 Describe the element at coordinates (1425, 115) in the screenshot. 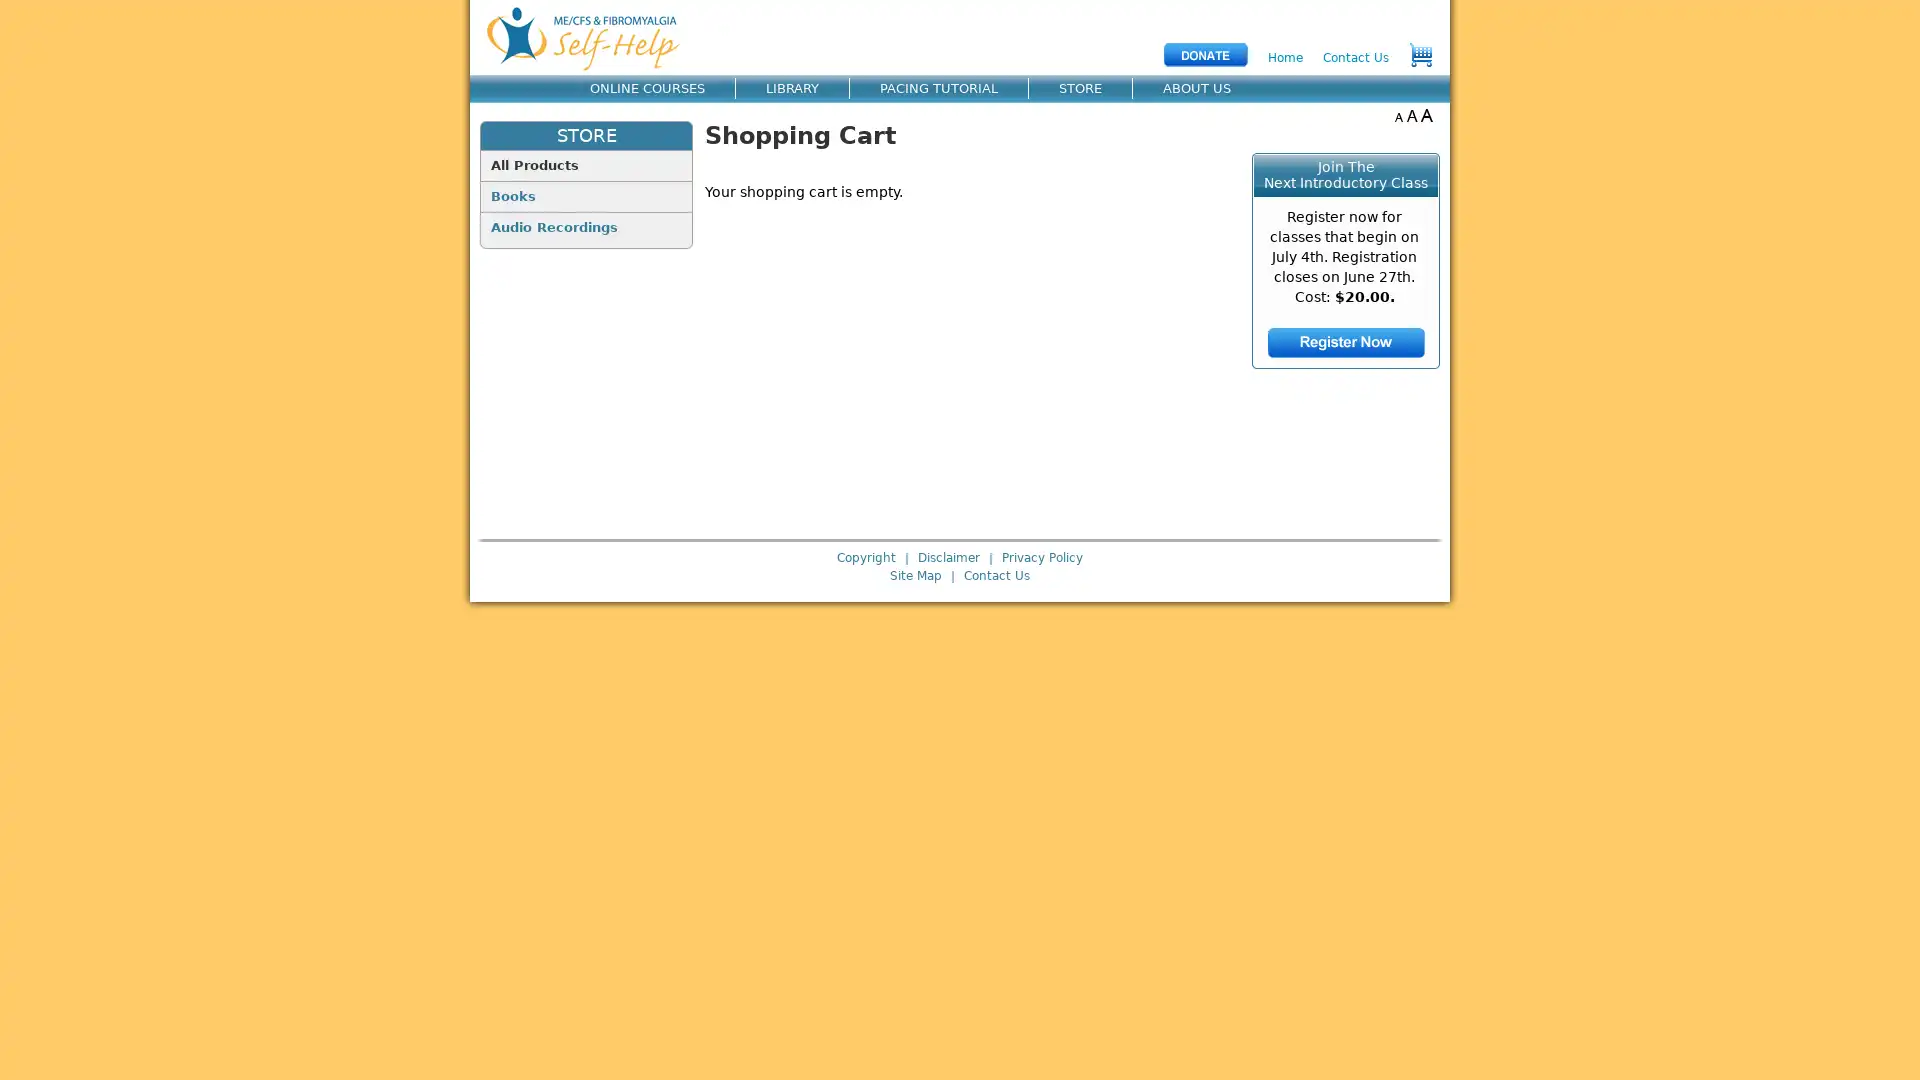

I see `A` at that location.